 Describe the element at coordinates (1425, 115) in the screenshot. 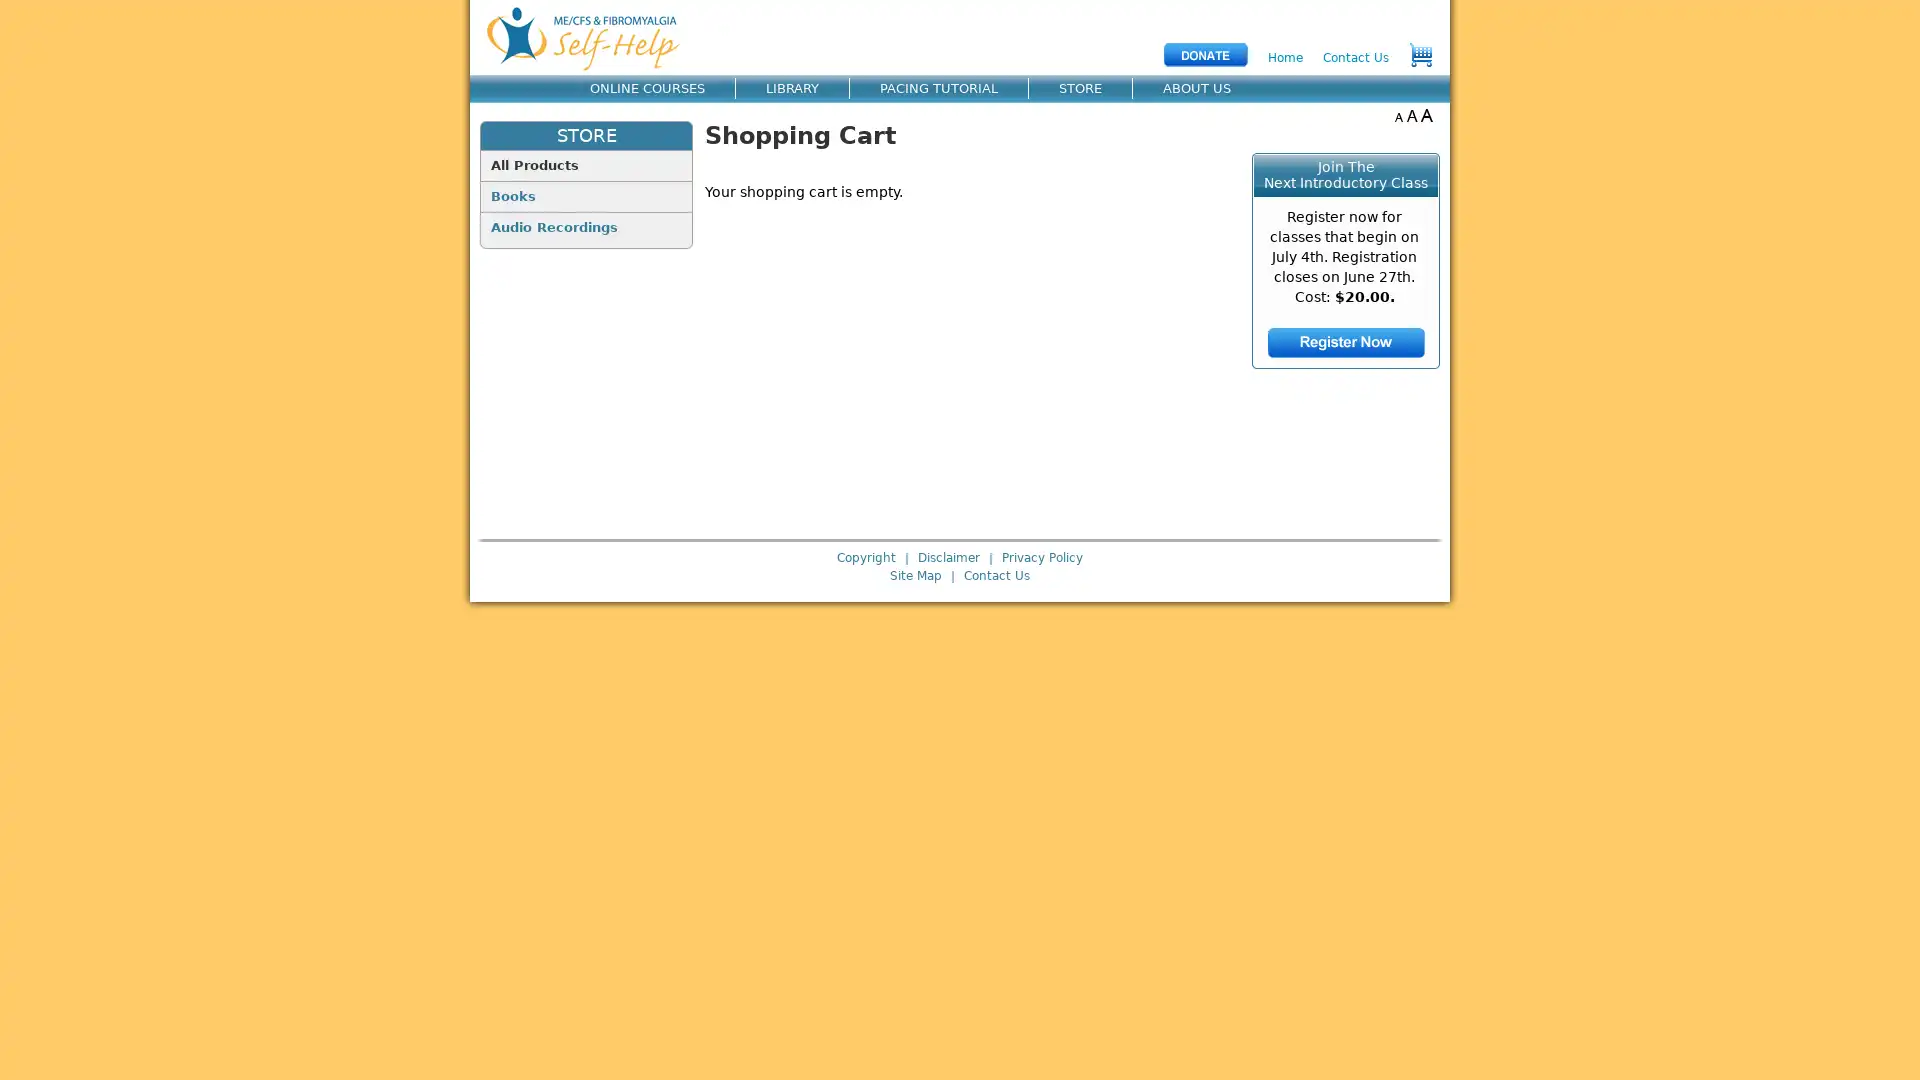

I see `A` at that location.